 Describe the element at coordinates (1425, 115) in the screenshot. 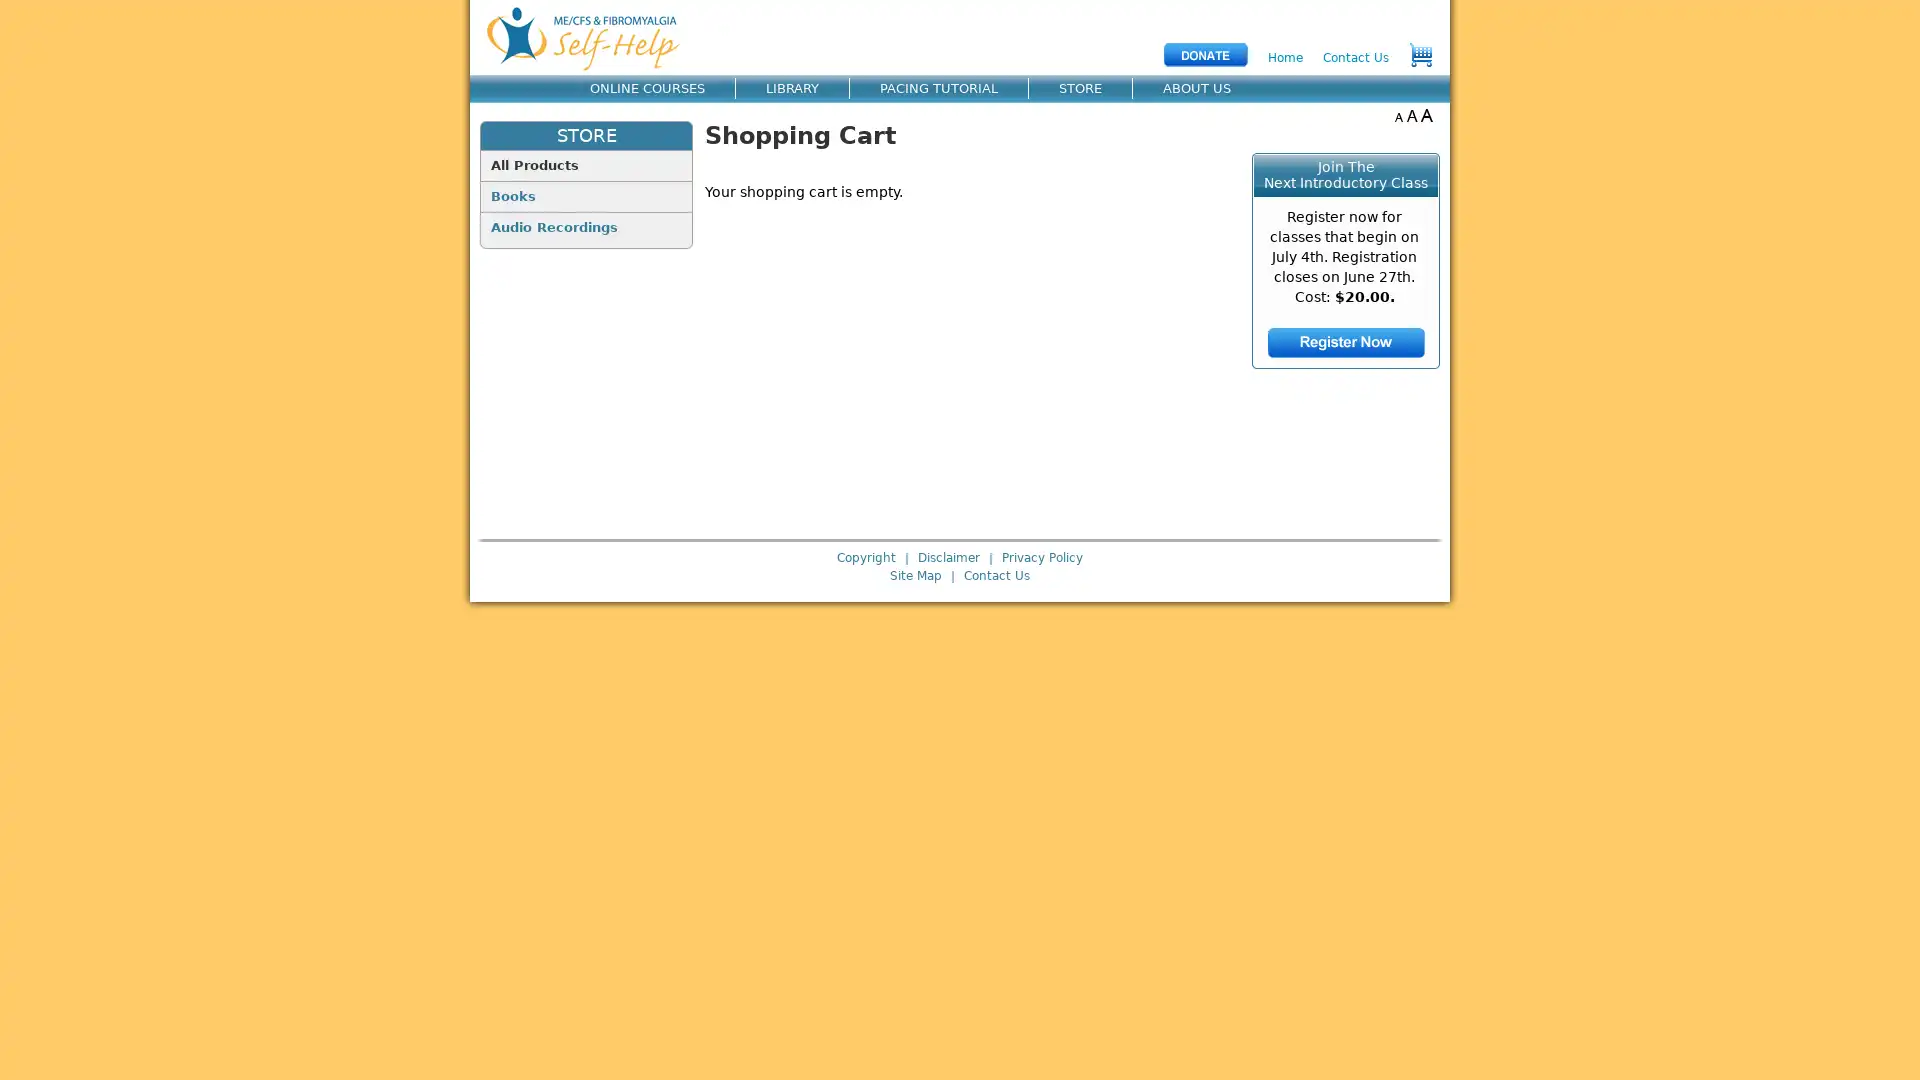

I see `A` at that location.